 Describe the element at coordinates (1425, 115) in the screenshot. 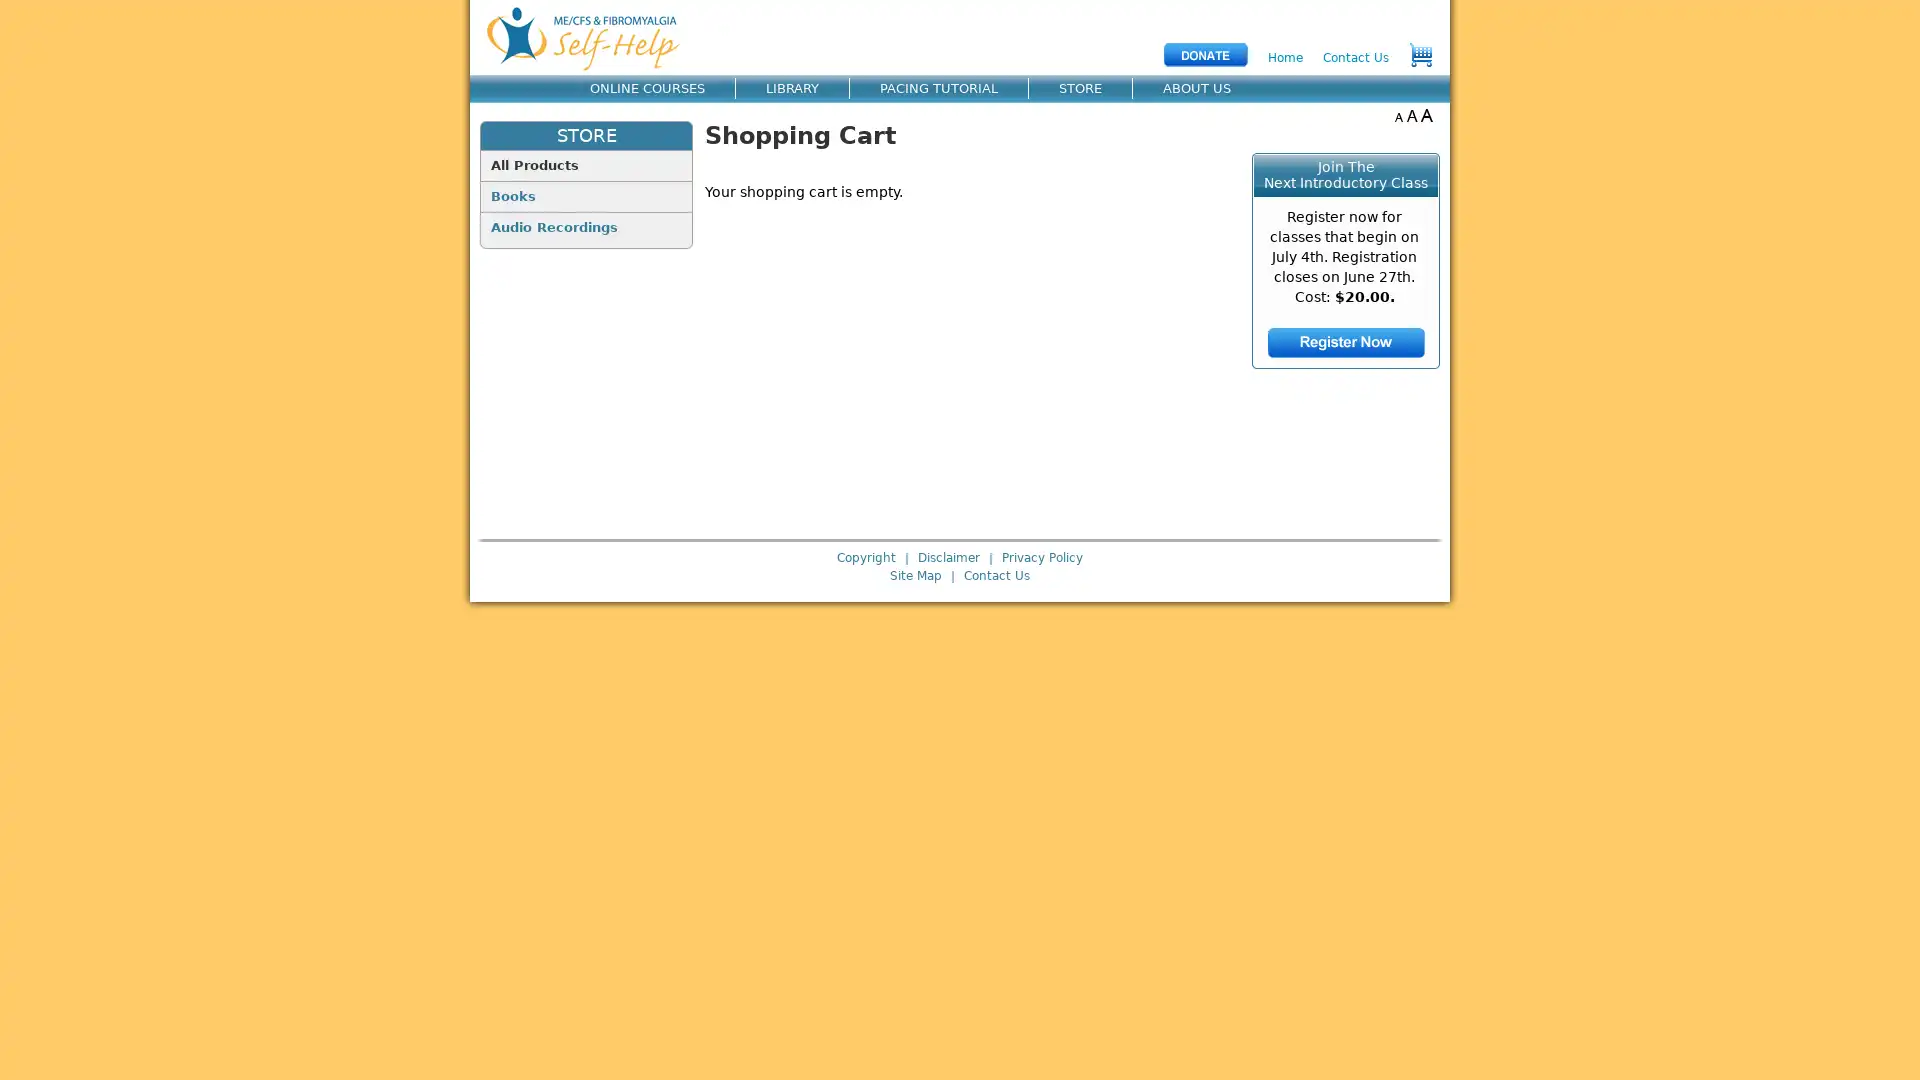

I see `A` at that location.